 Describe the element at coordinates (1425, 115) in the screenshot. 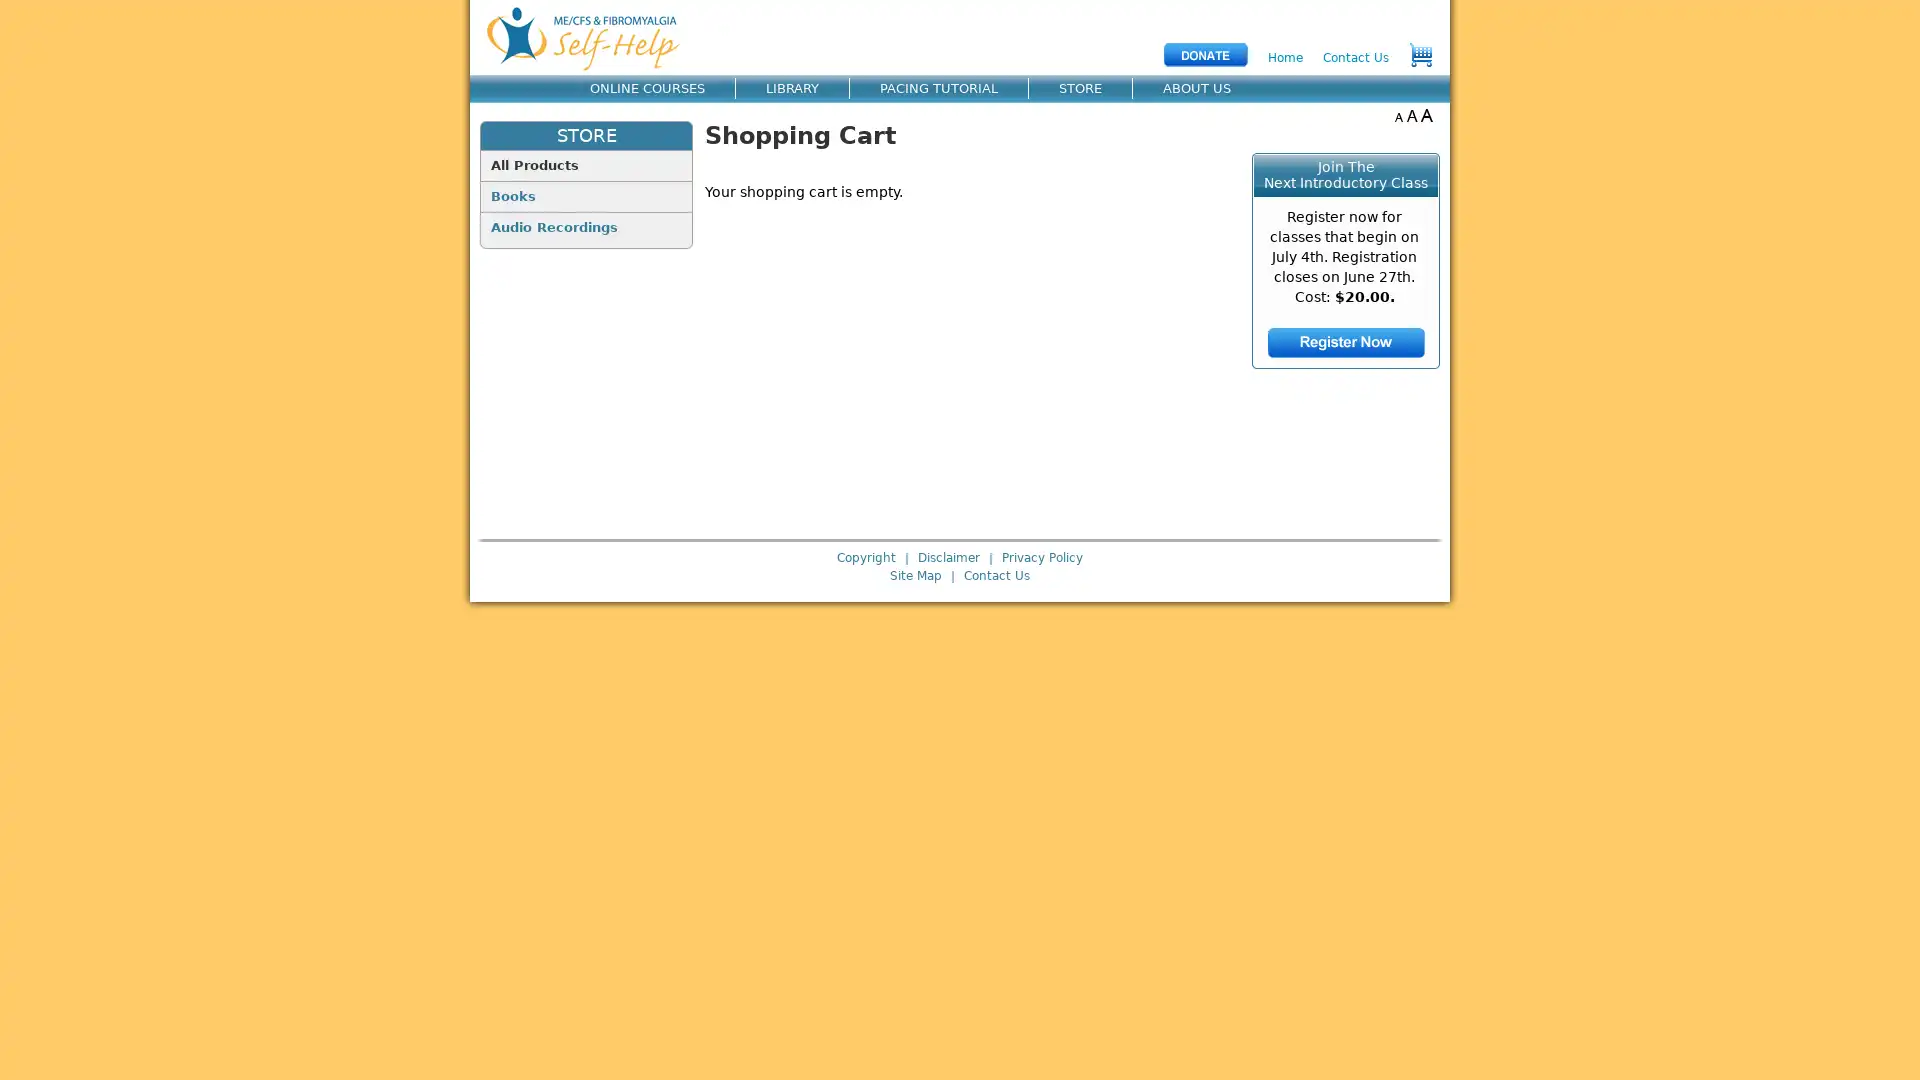

I see `A` at that location.